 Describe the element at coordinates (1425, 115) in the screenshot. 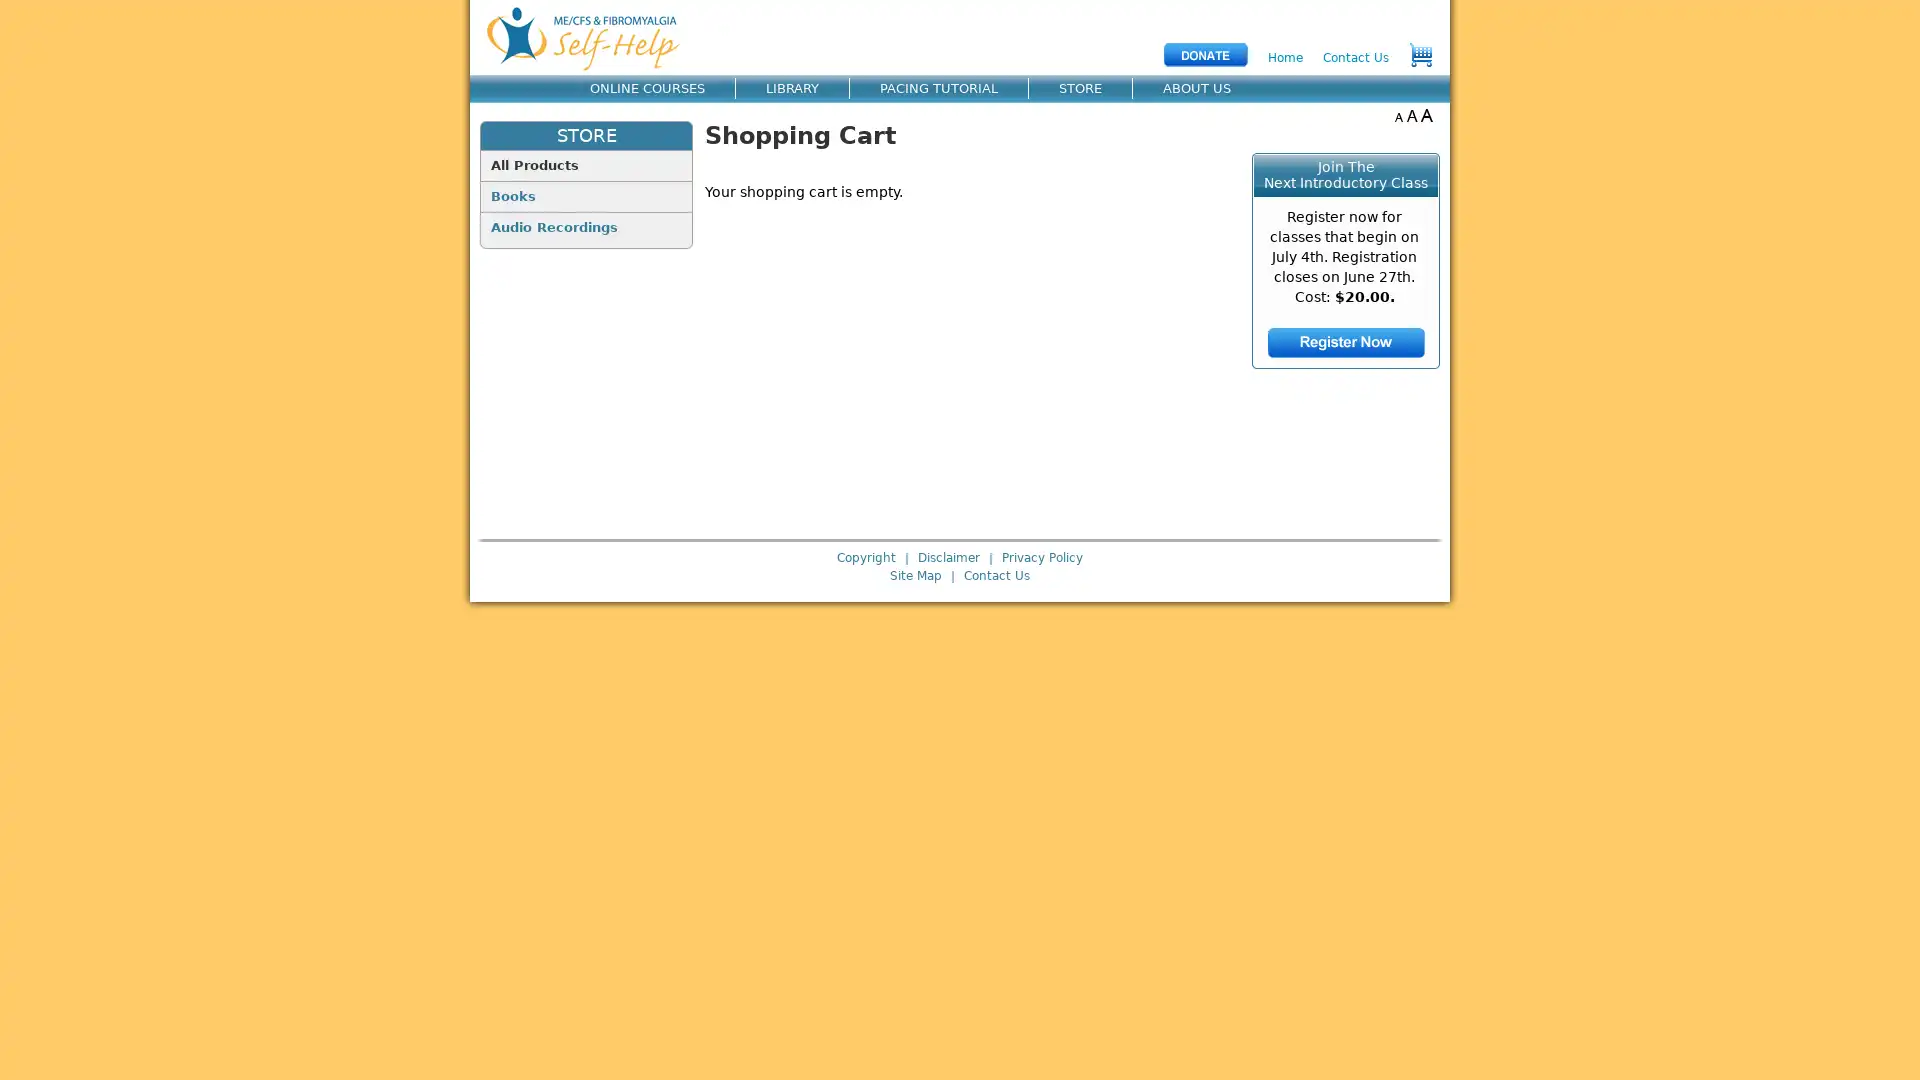

I see `A` at that location.